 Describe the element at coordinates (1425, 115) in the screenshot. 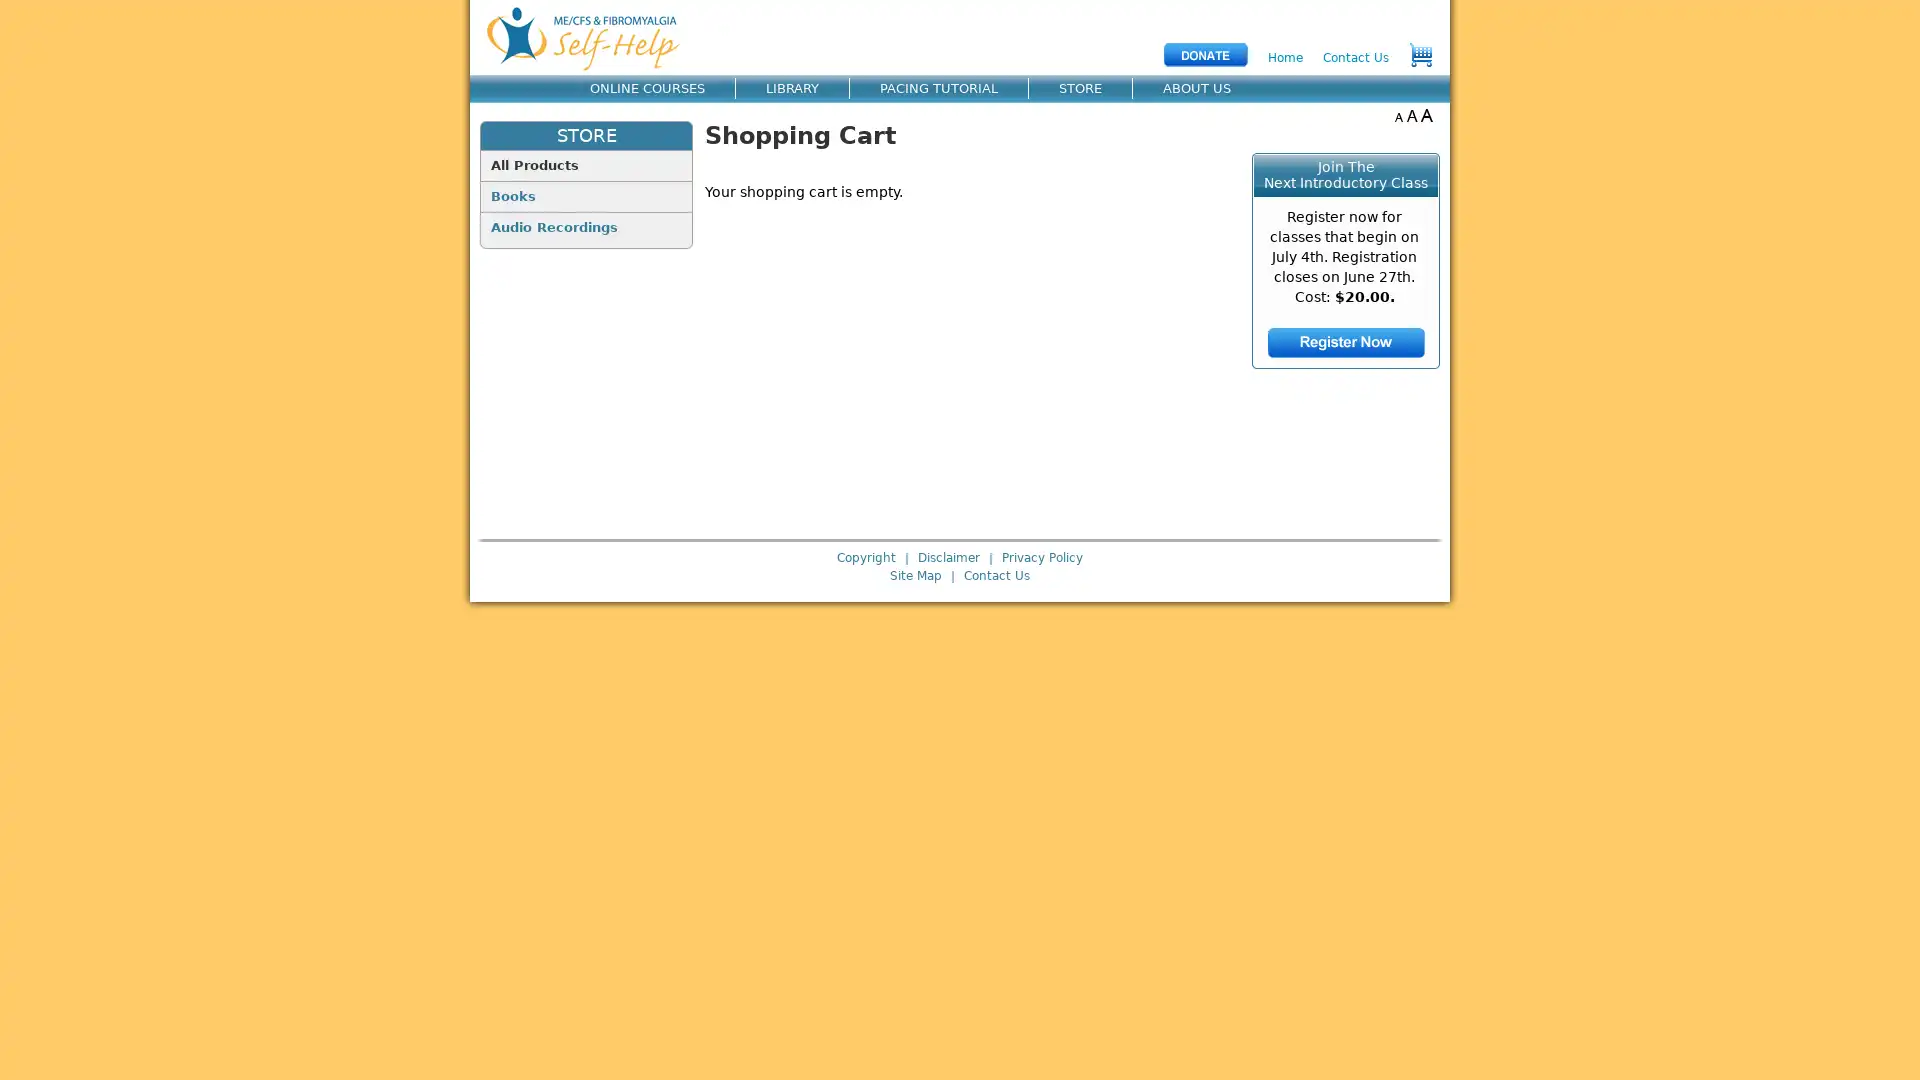

I see `A` at that location.